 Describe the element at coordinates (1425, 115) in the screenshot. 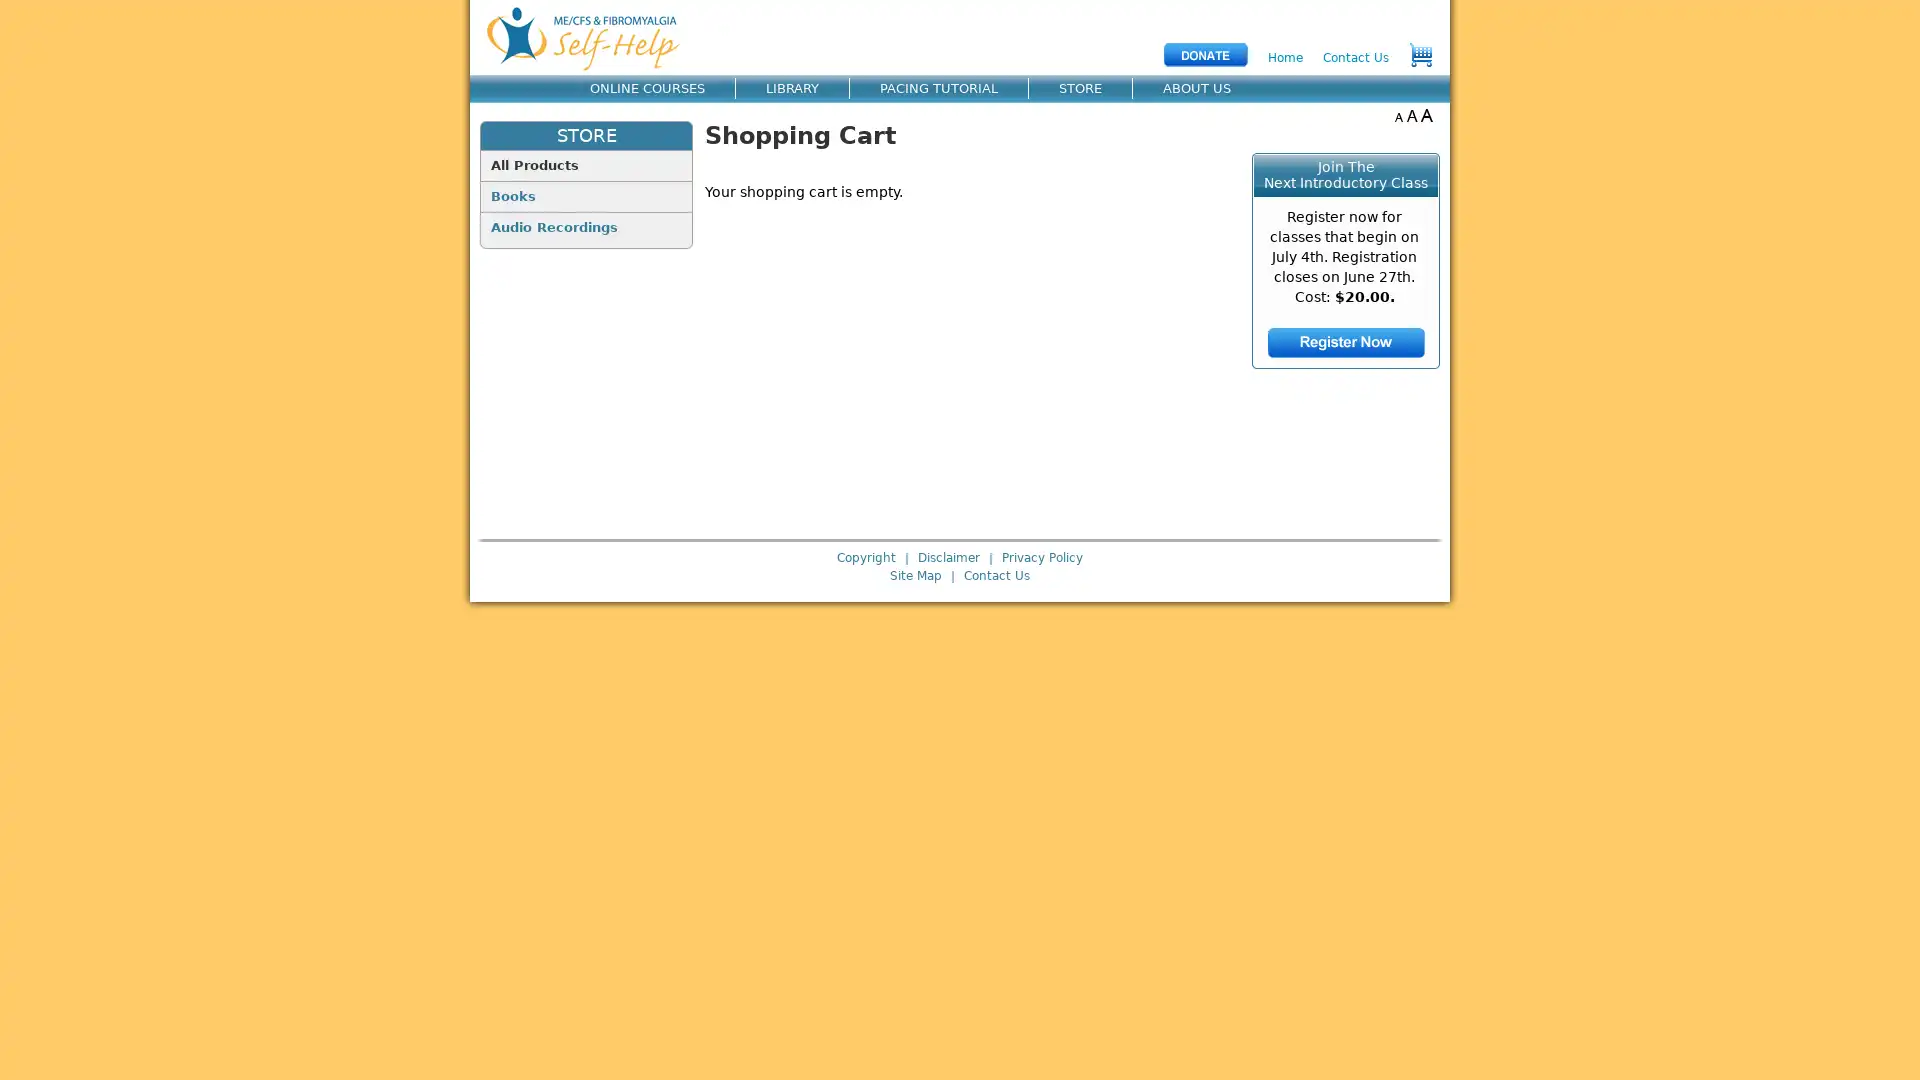

I see `A` at that location.